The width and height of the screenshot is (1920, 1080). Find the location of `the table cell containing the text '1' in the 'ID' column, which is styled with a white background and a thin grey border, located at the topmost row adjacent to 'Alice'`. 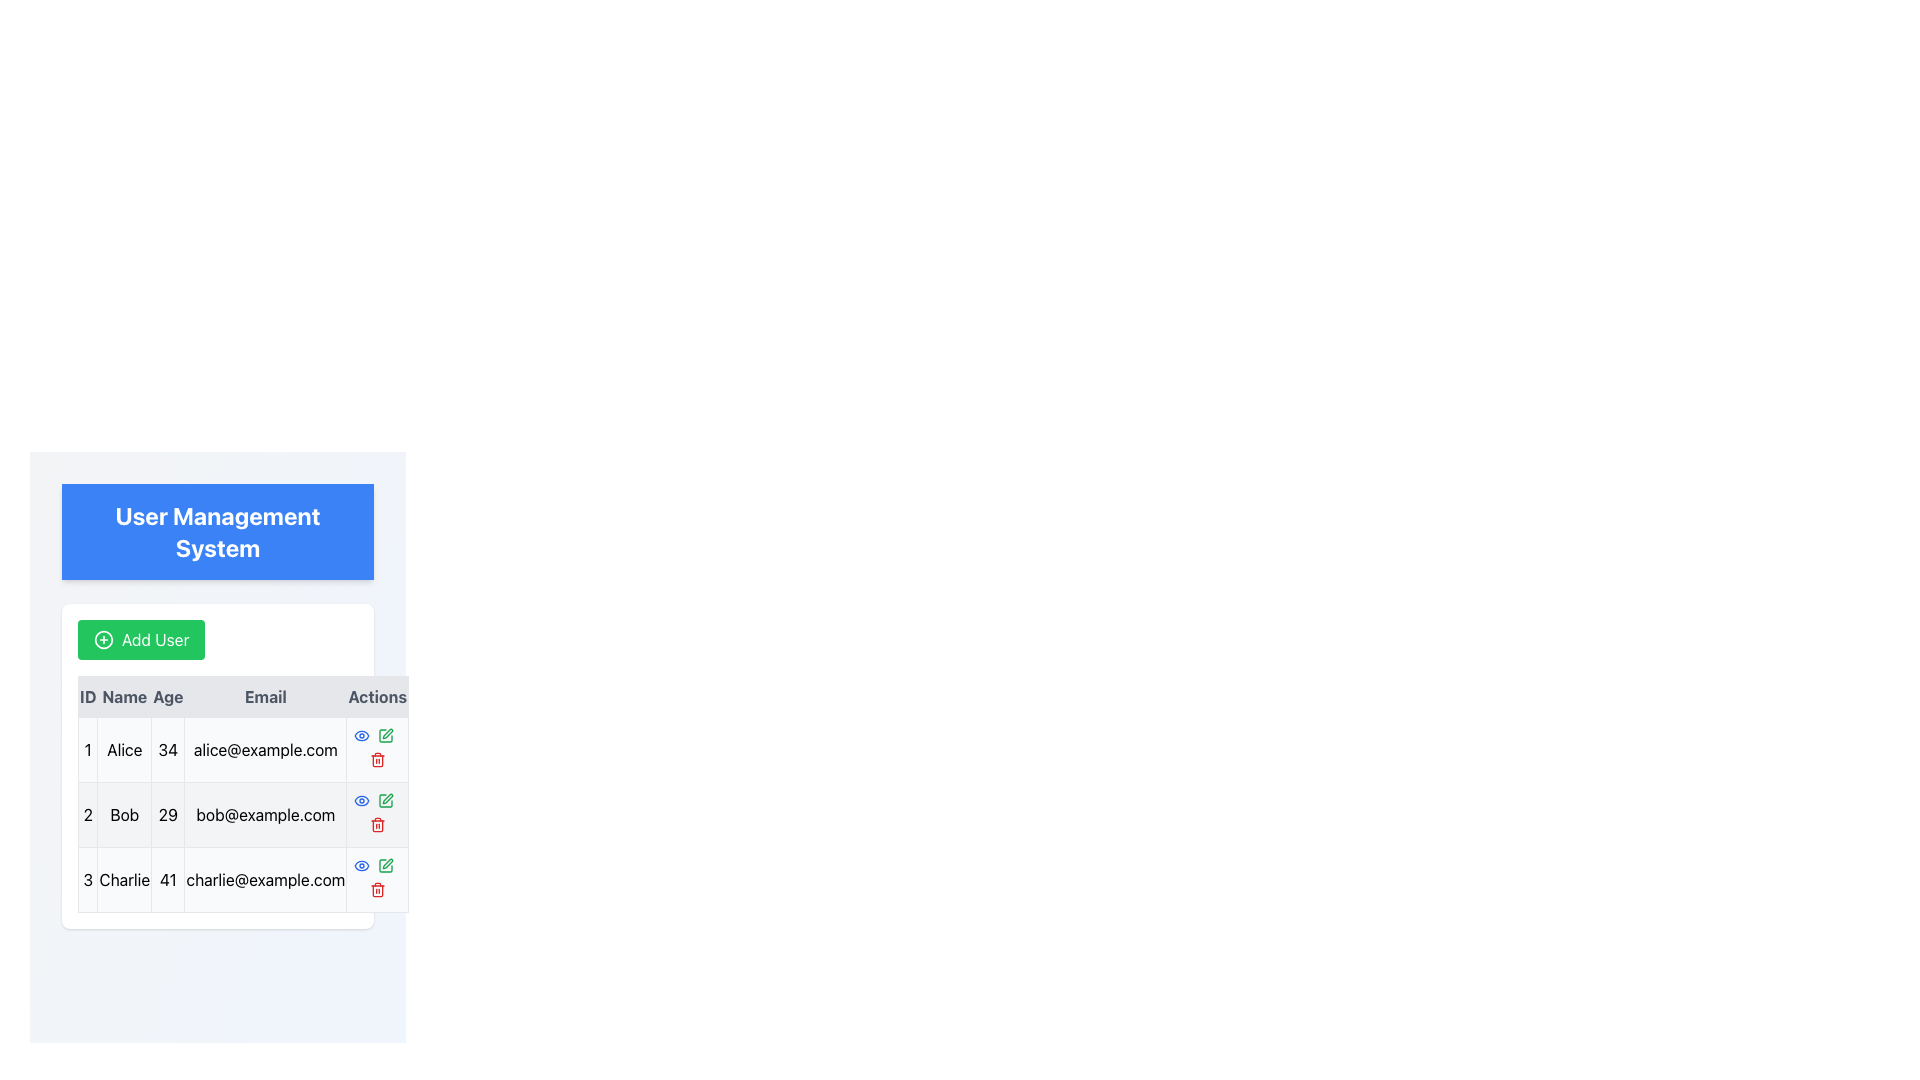

the table cell containing the text '1' in the 'ID' column, which is styled with a white background and a thin grey border, located at the topmost row adjacent to 'Alice' is located at coordinates (87, 749).